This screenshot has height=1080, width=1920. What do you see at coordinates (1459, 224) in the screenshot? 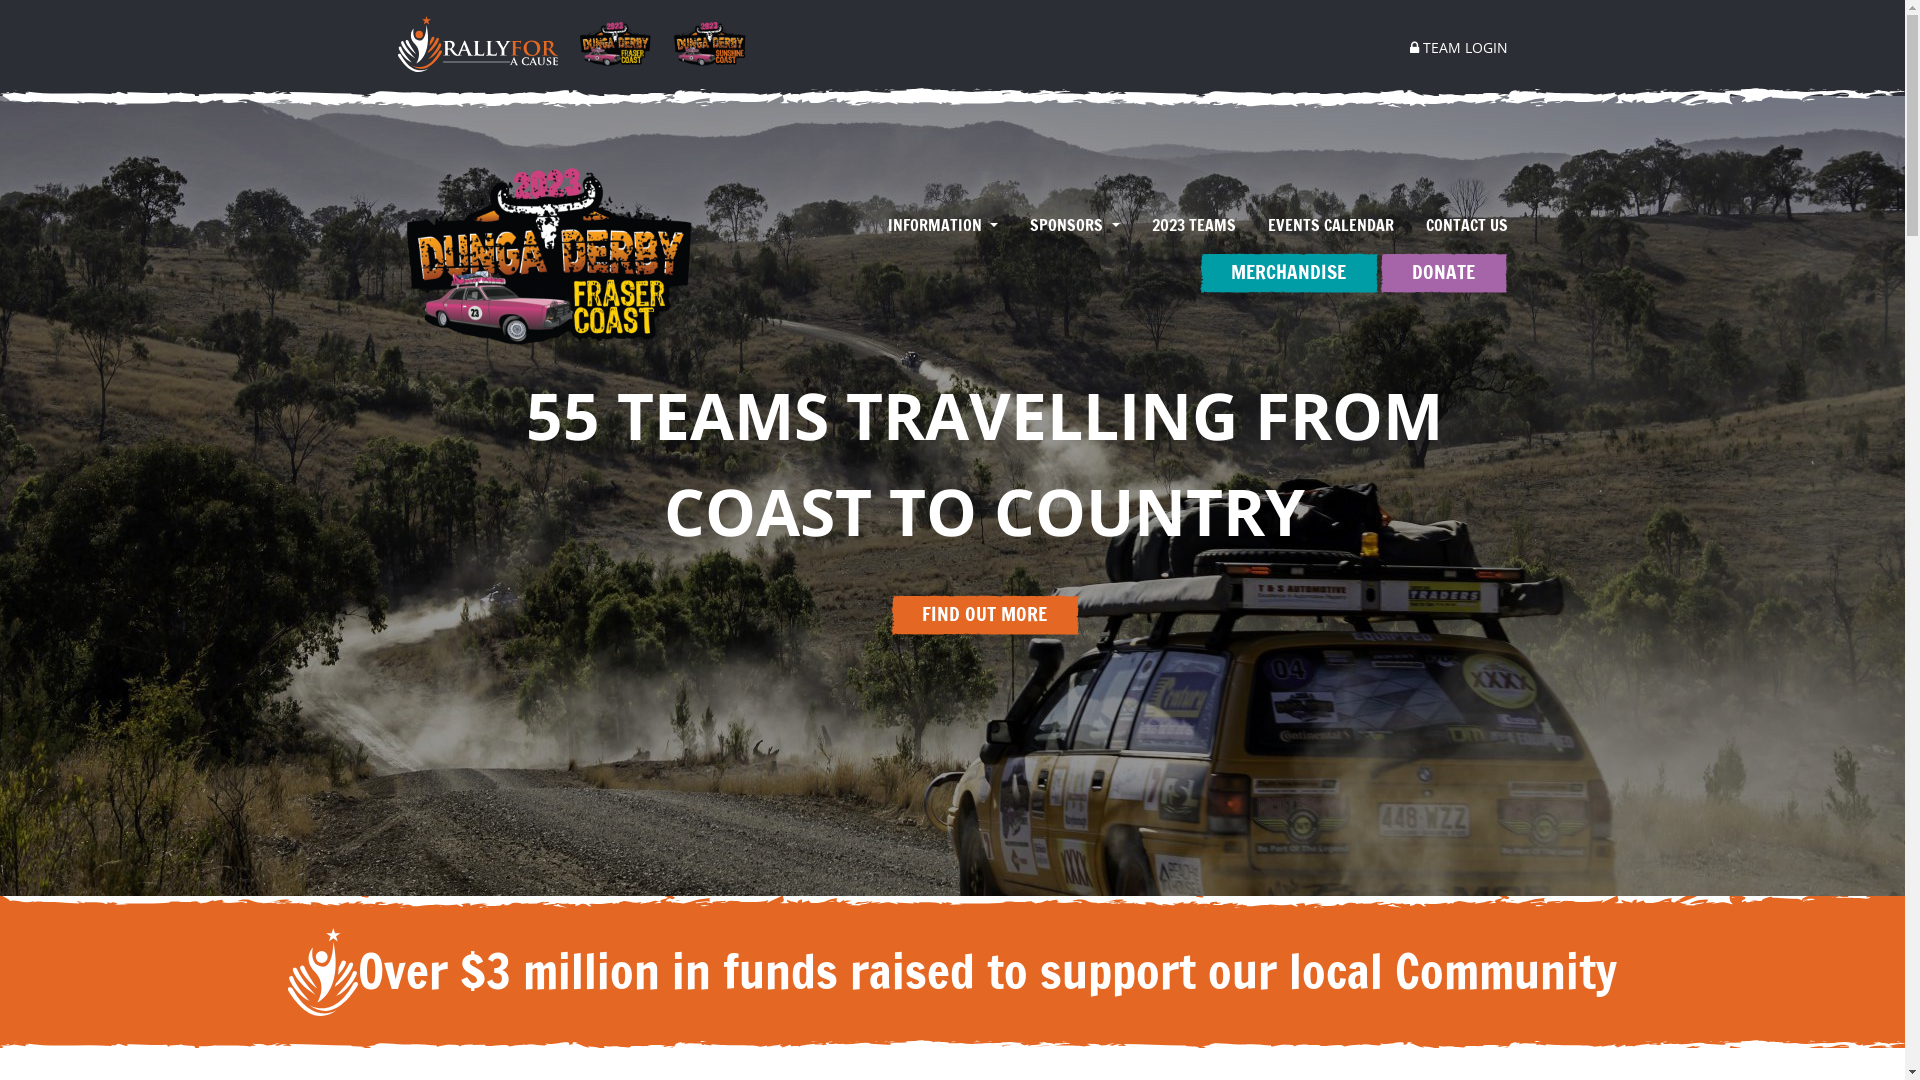
I see `'CONTACT US'` at bounding box center [1459, 224].